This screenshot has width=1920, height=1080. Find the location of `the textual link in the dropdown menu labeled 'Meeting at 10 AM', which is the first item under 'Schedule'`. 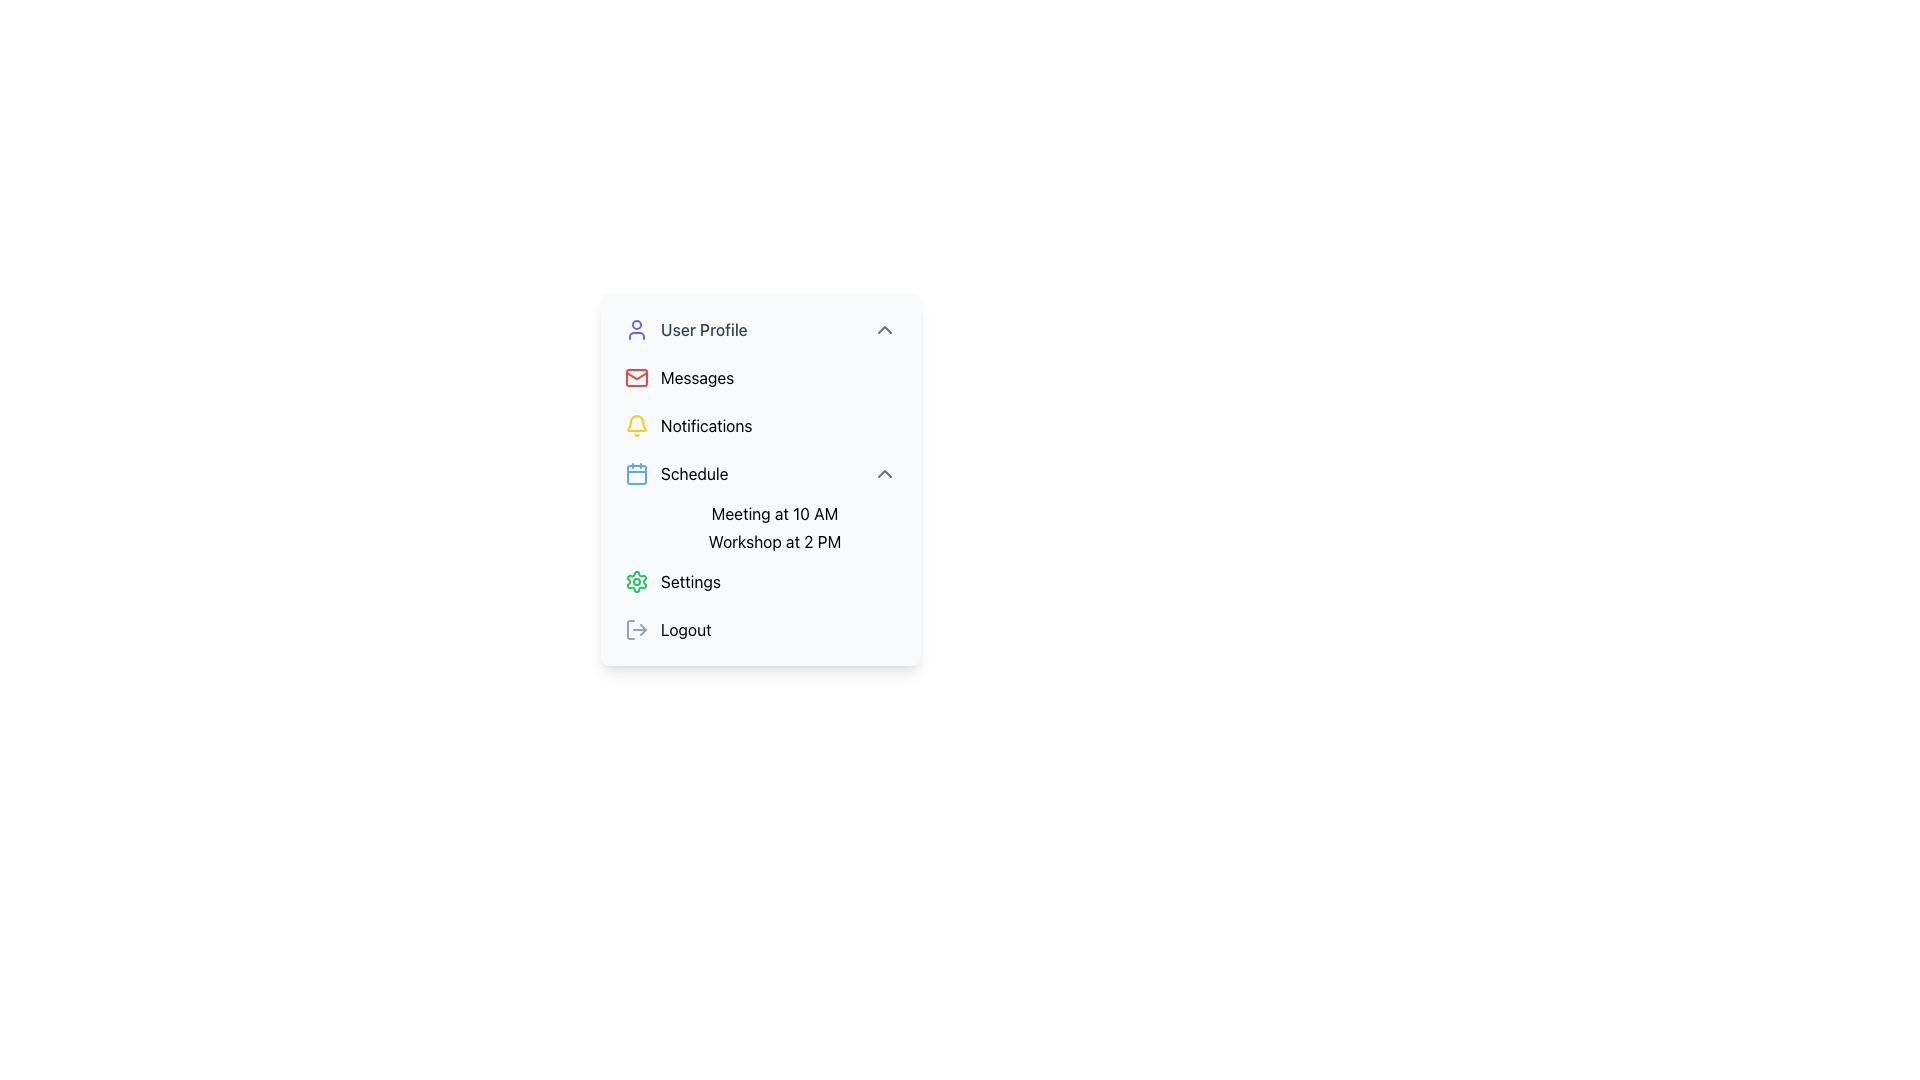

the textual link in the dropdown menu labeled 'Meeting at 10 AM', which is the first item under 'Schedule' is located at coordinates (773, 512).